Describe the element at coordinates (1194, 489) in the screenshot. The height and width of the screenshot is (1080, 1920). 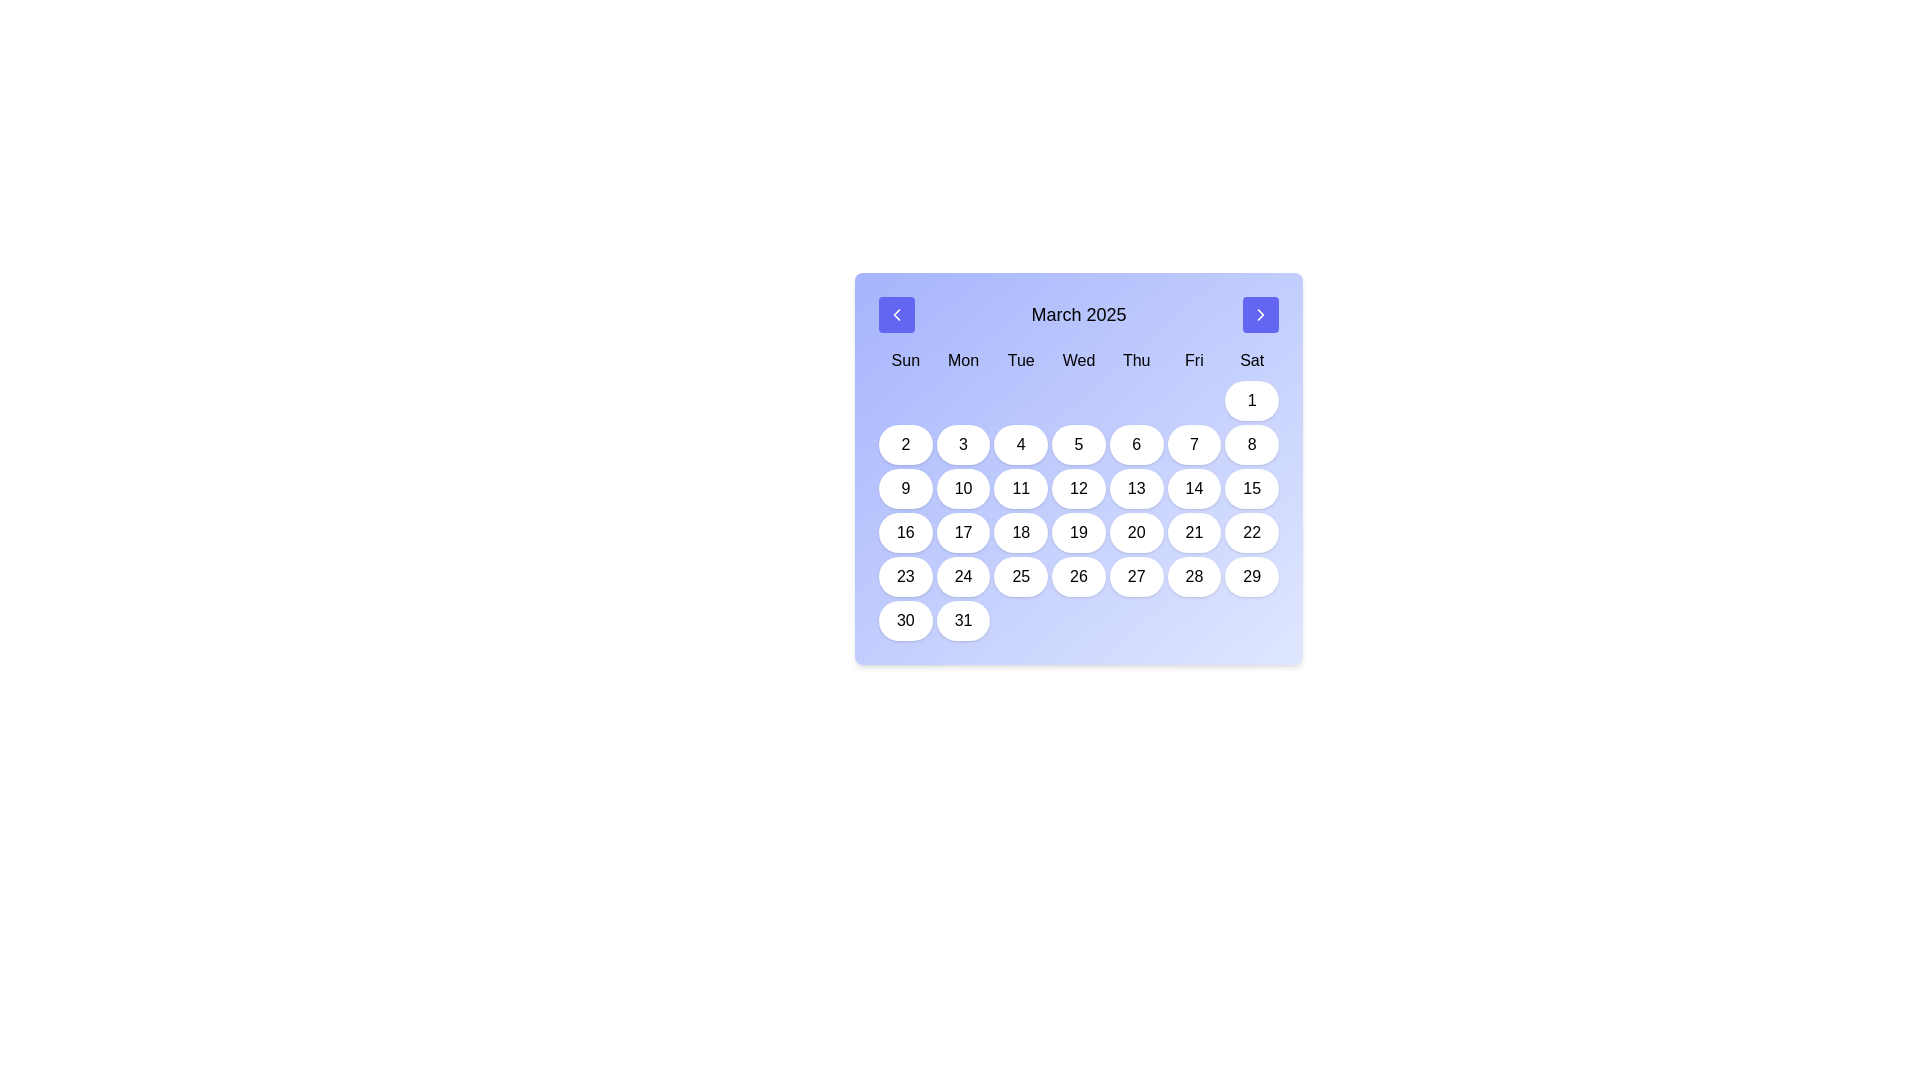
I see `the button for selecting the date '14' in the calendar interface` at that location.